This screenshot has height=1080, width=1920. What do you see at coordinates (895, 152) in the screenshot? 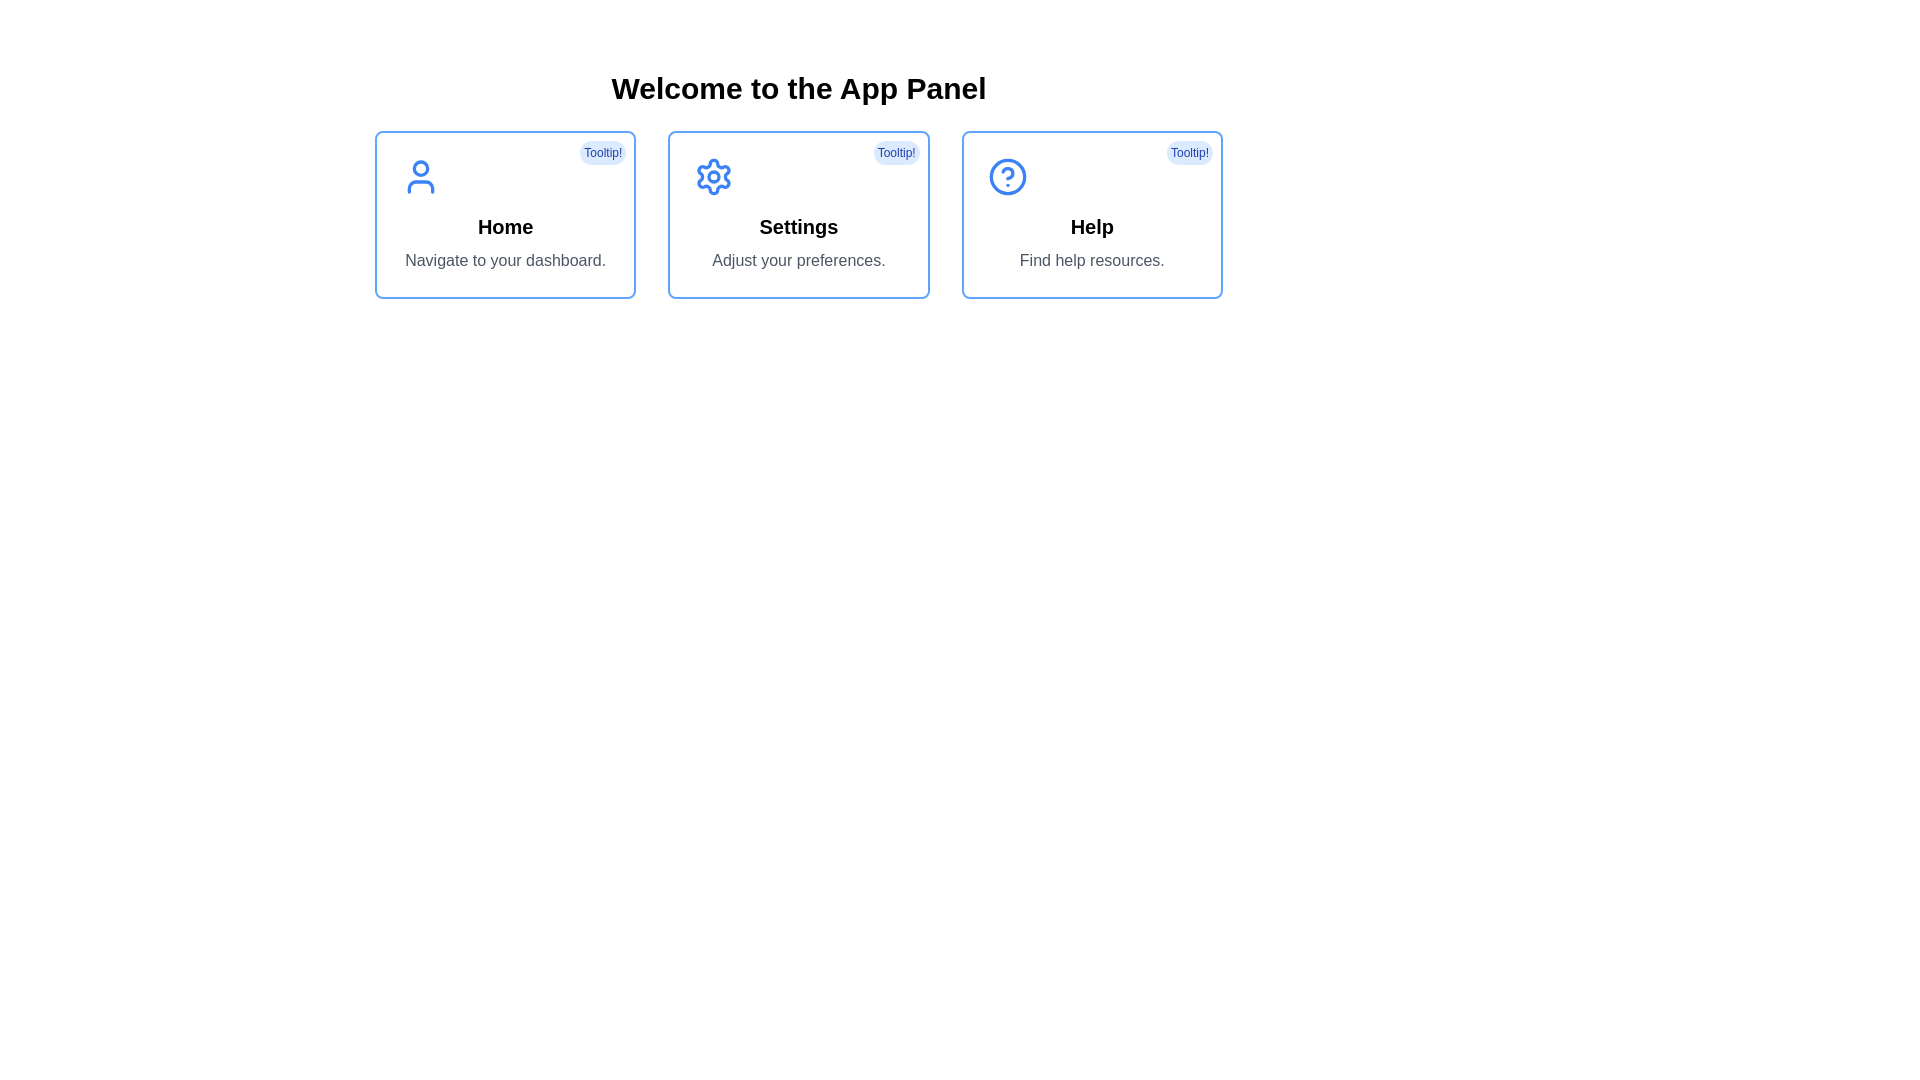
I see `the Tooltip indicator located at the top-right corner of the 'Settings' section card` at bounding box center [895, 152].